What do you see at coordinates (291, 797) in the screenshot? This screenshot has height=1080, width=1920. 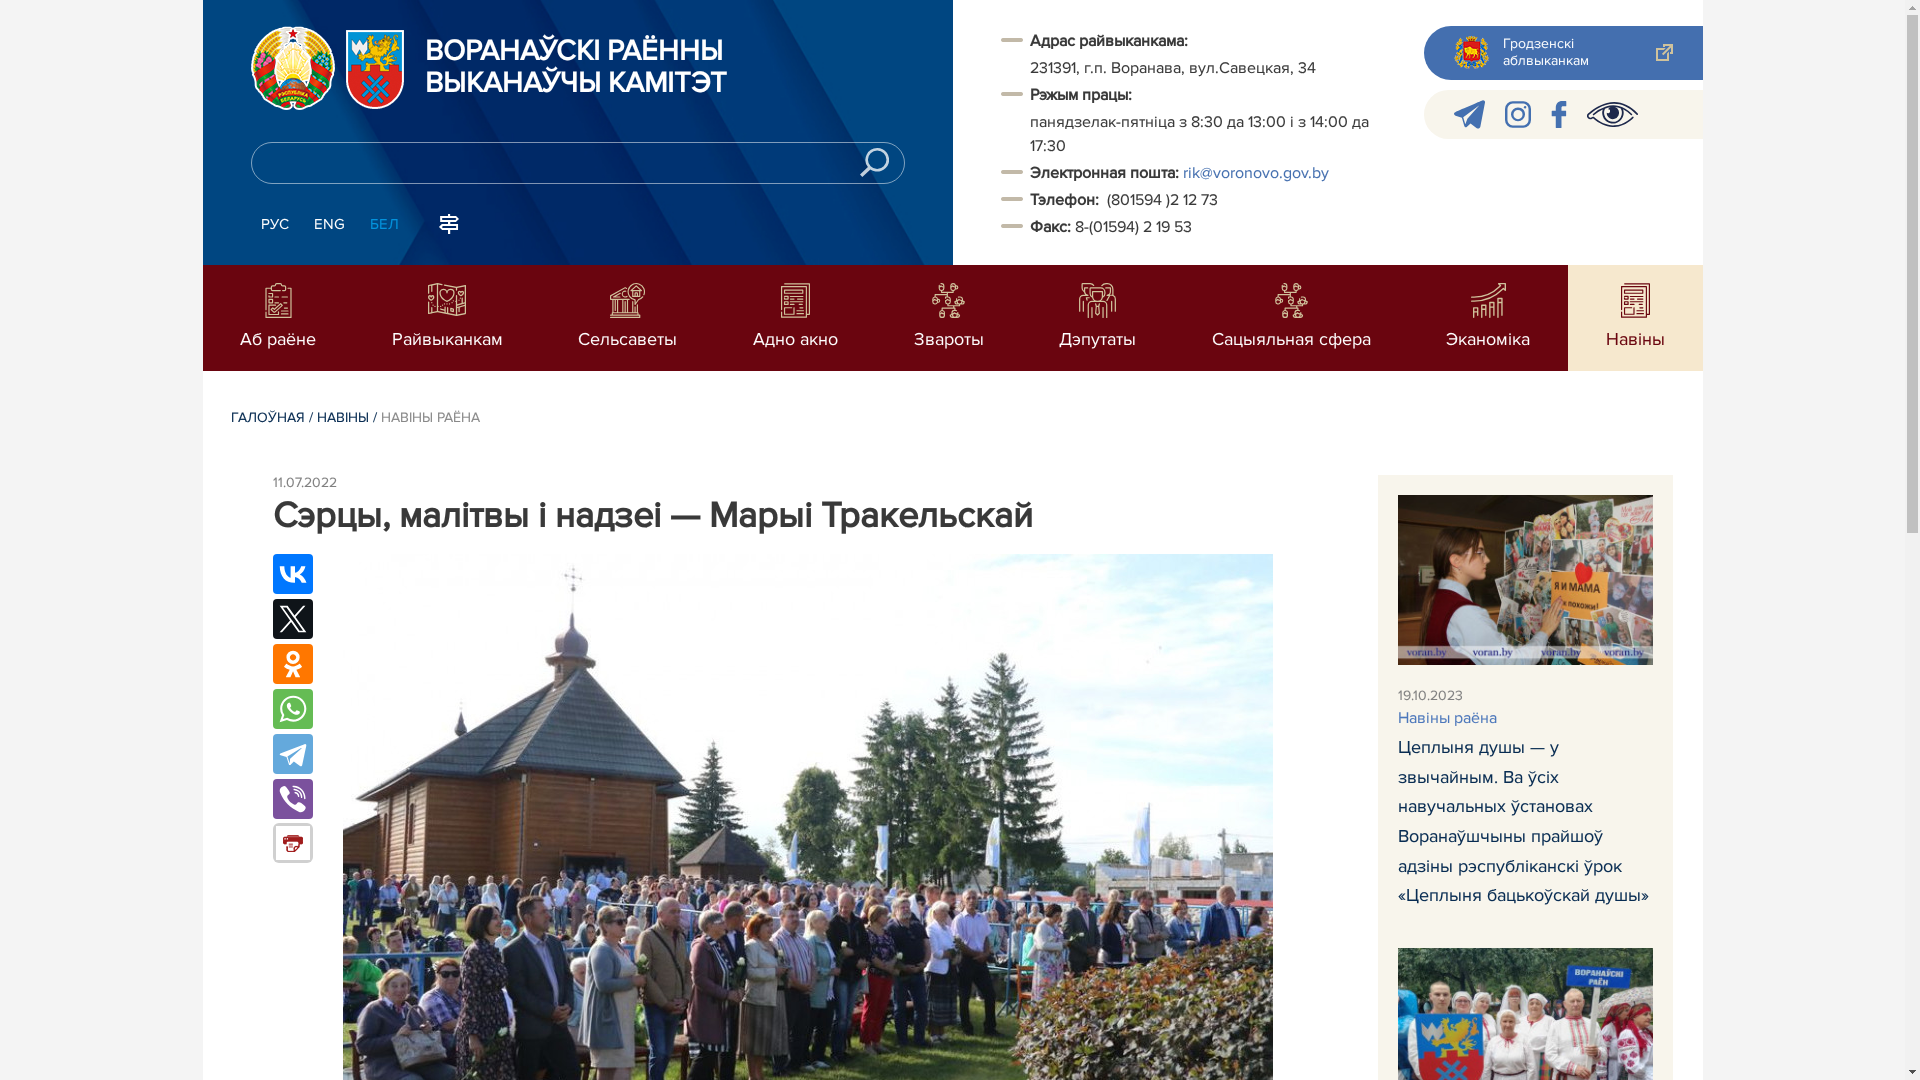 I see `'Viber'` at bounding box center [291, 797].